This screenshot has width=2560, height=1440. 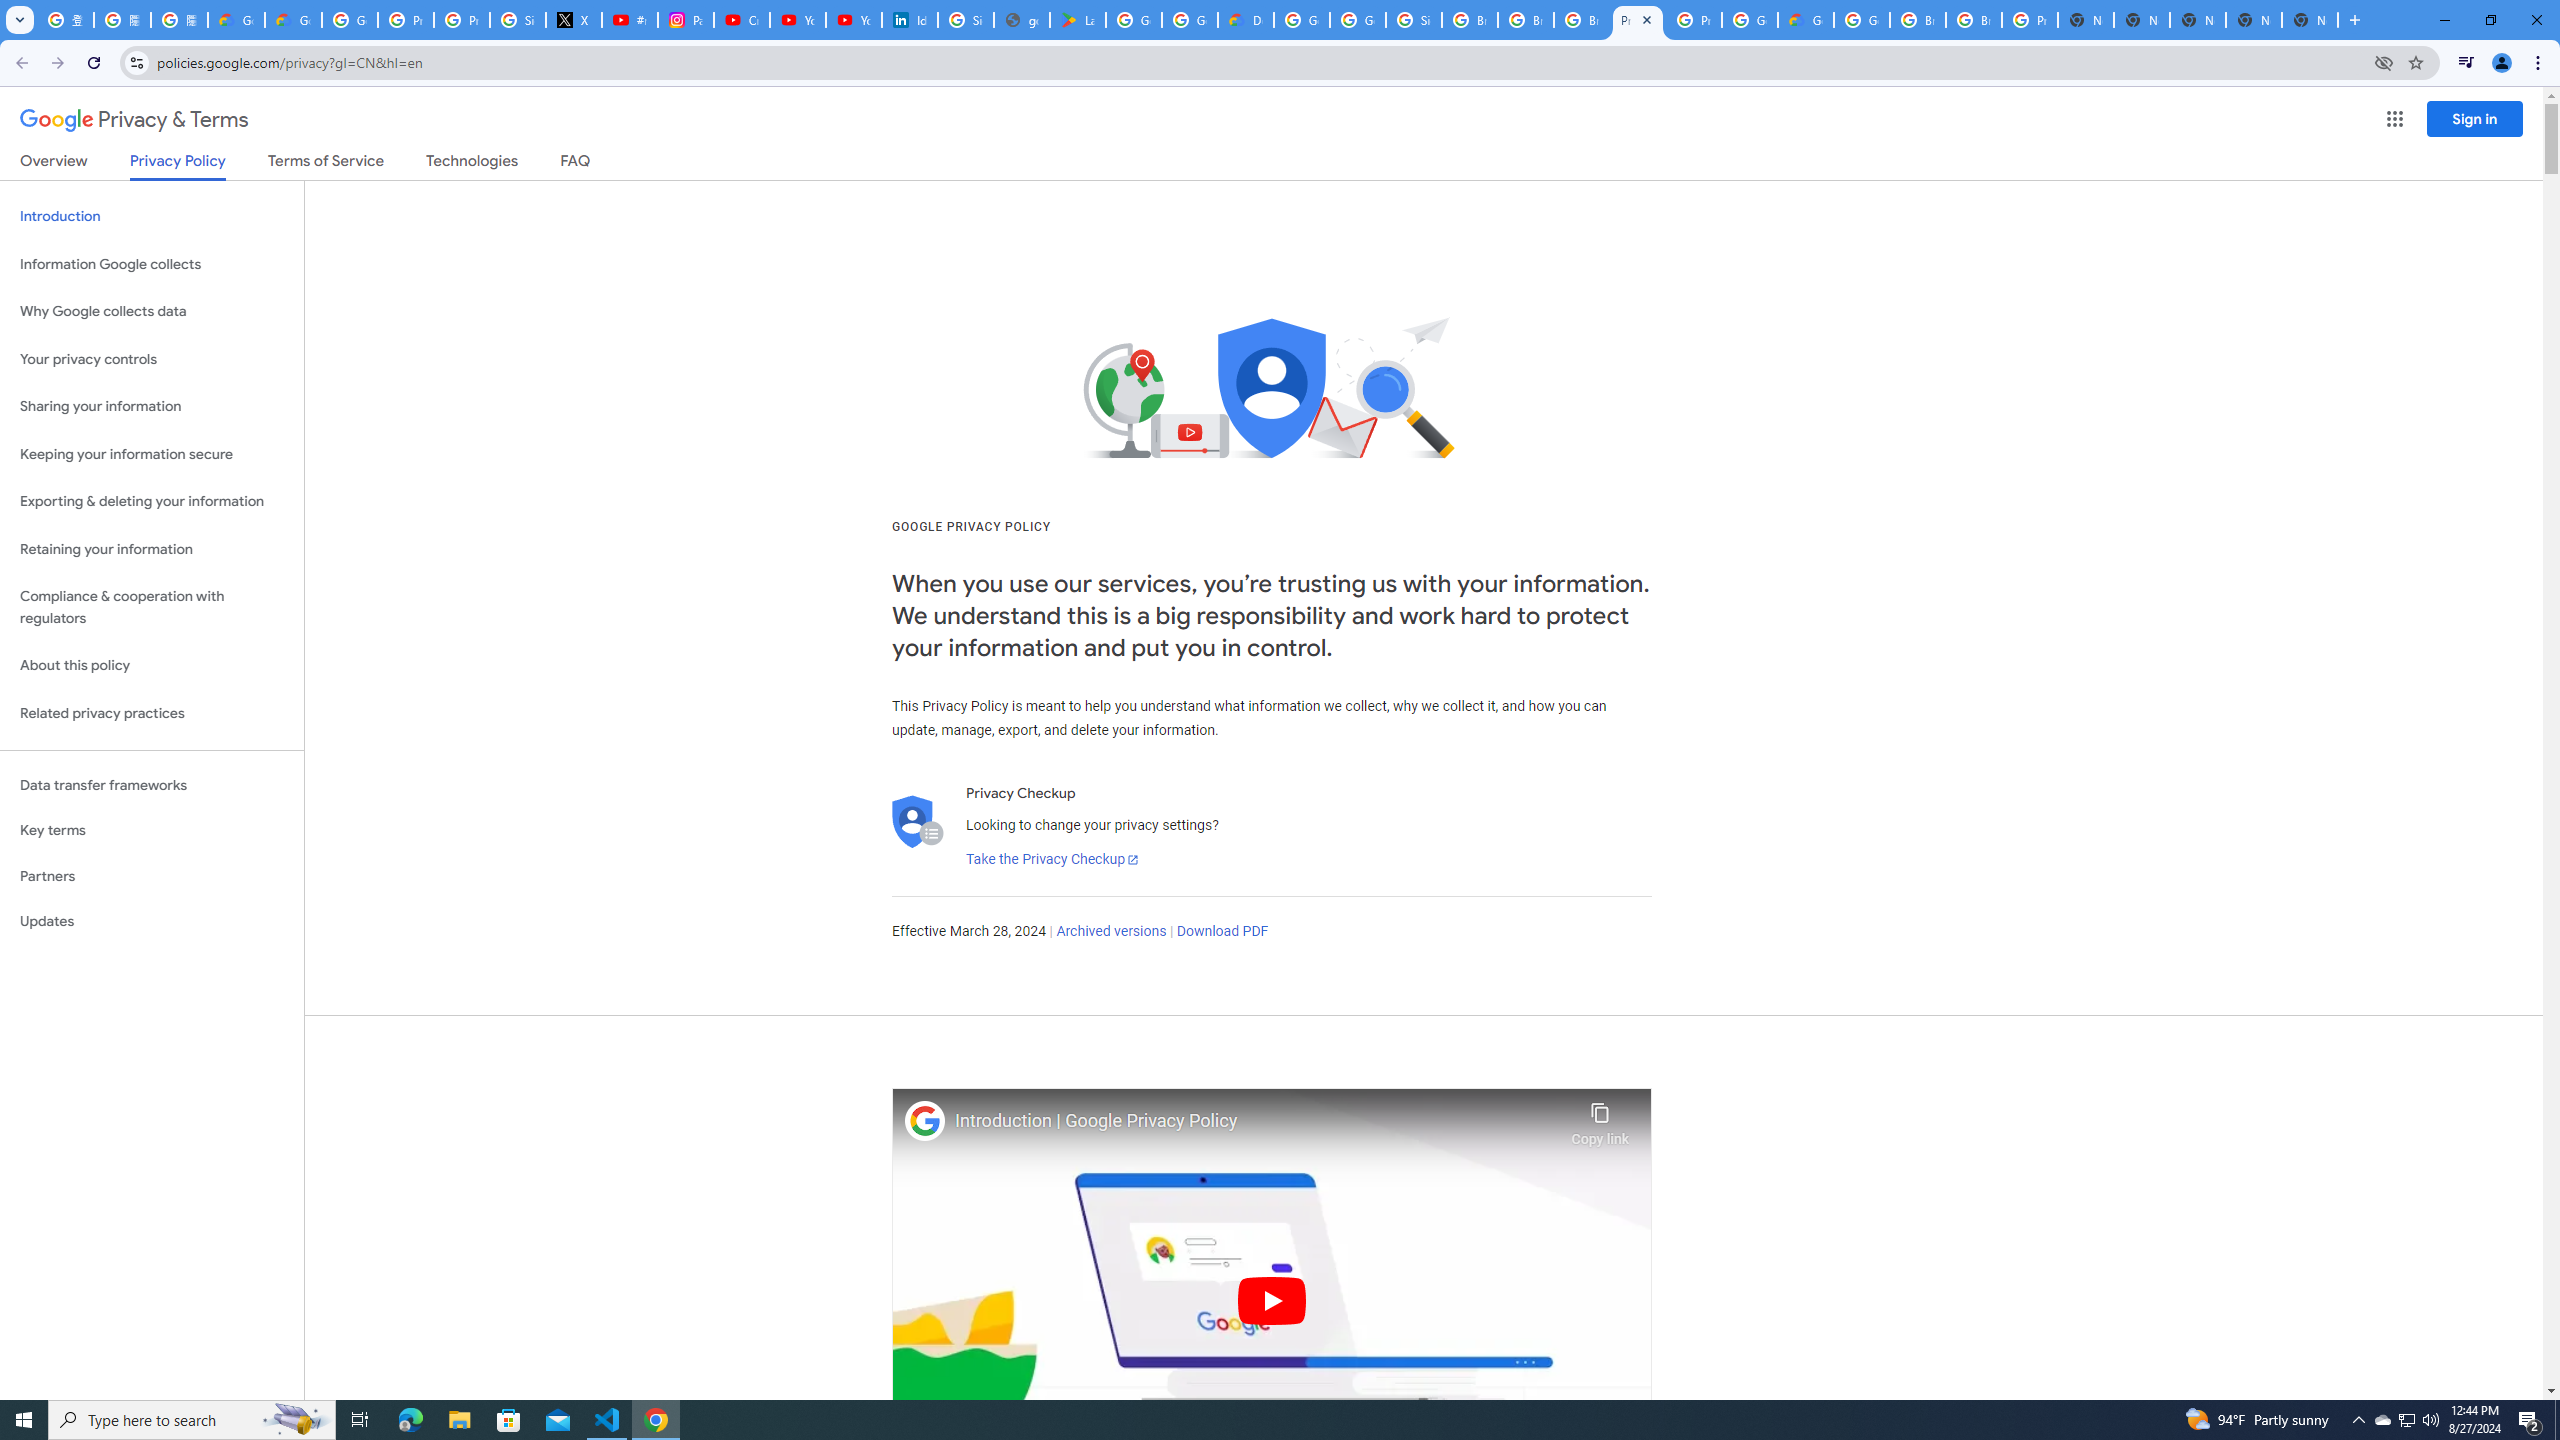 I want to click on 'Terms of Service', so click(x=325, y=164).